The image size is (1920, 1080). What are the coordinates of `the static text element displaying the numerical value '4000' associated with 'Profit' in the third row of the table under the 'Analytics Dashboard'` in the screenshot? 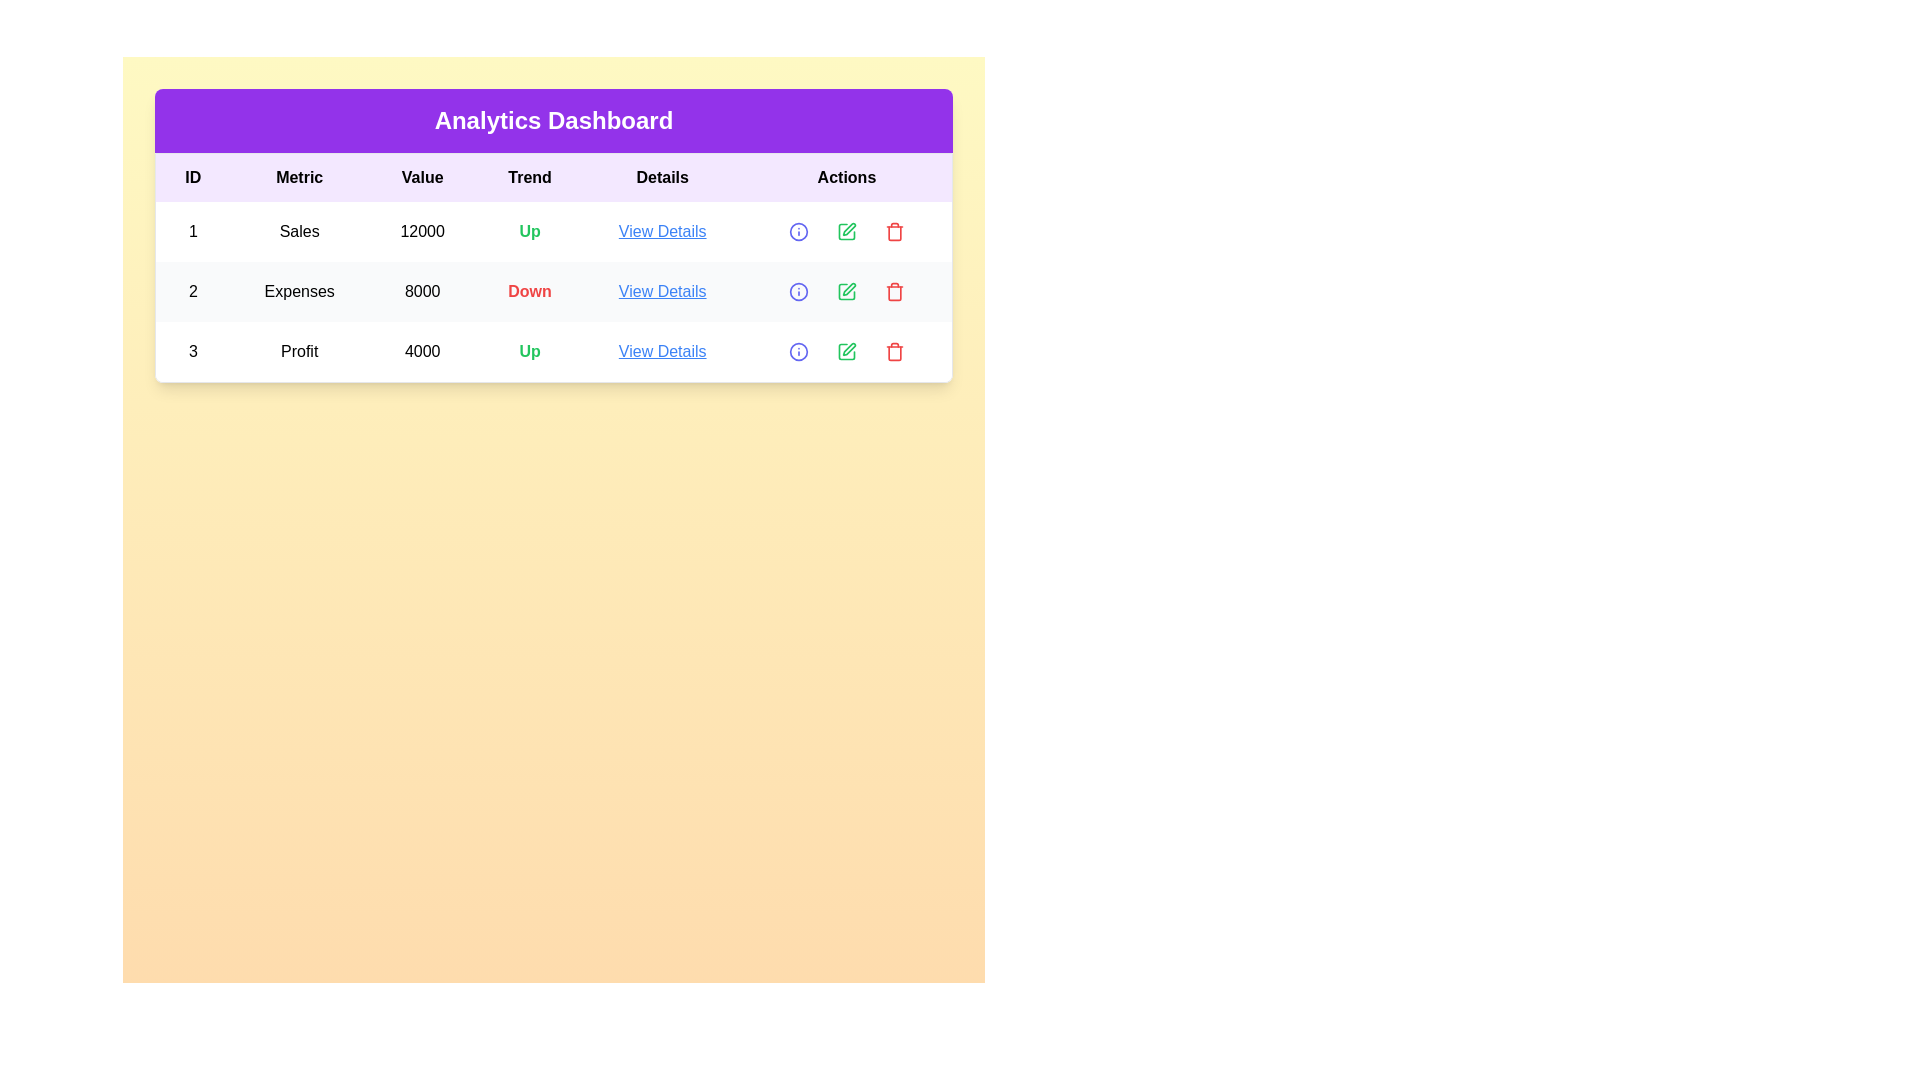 It's located at (421, 350).